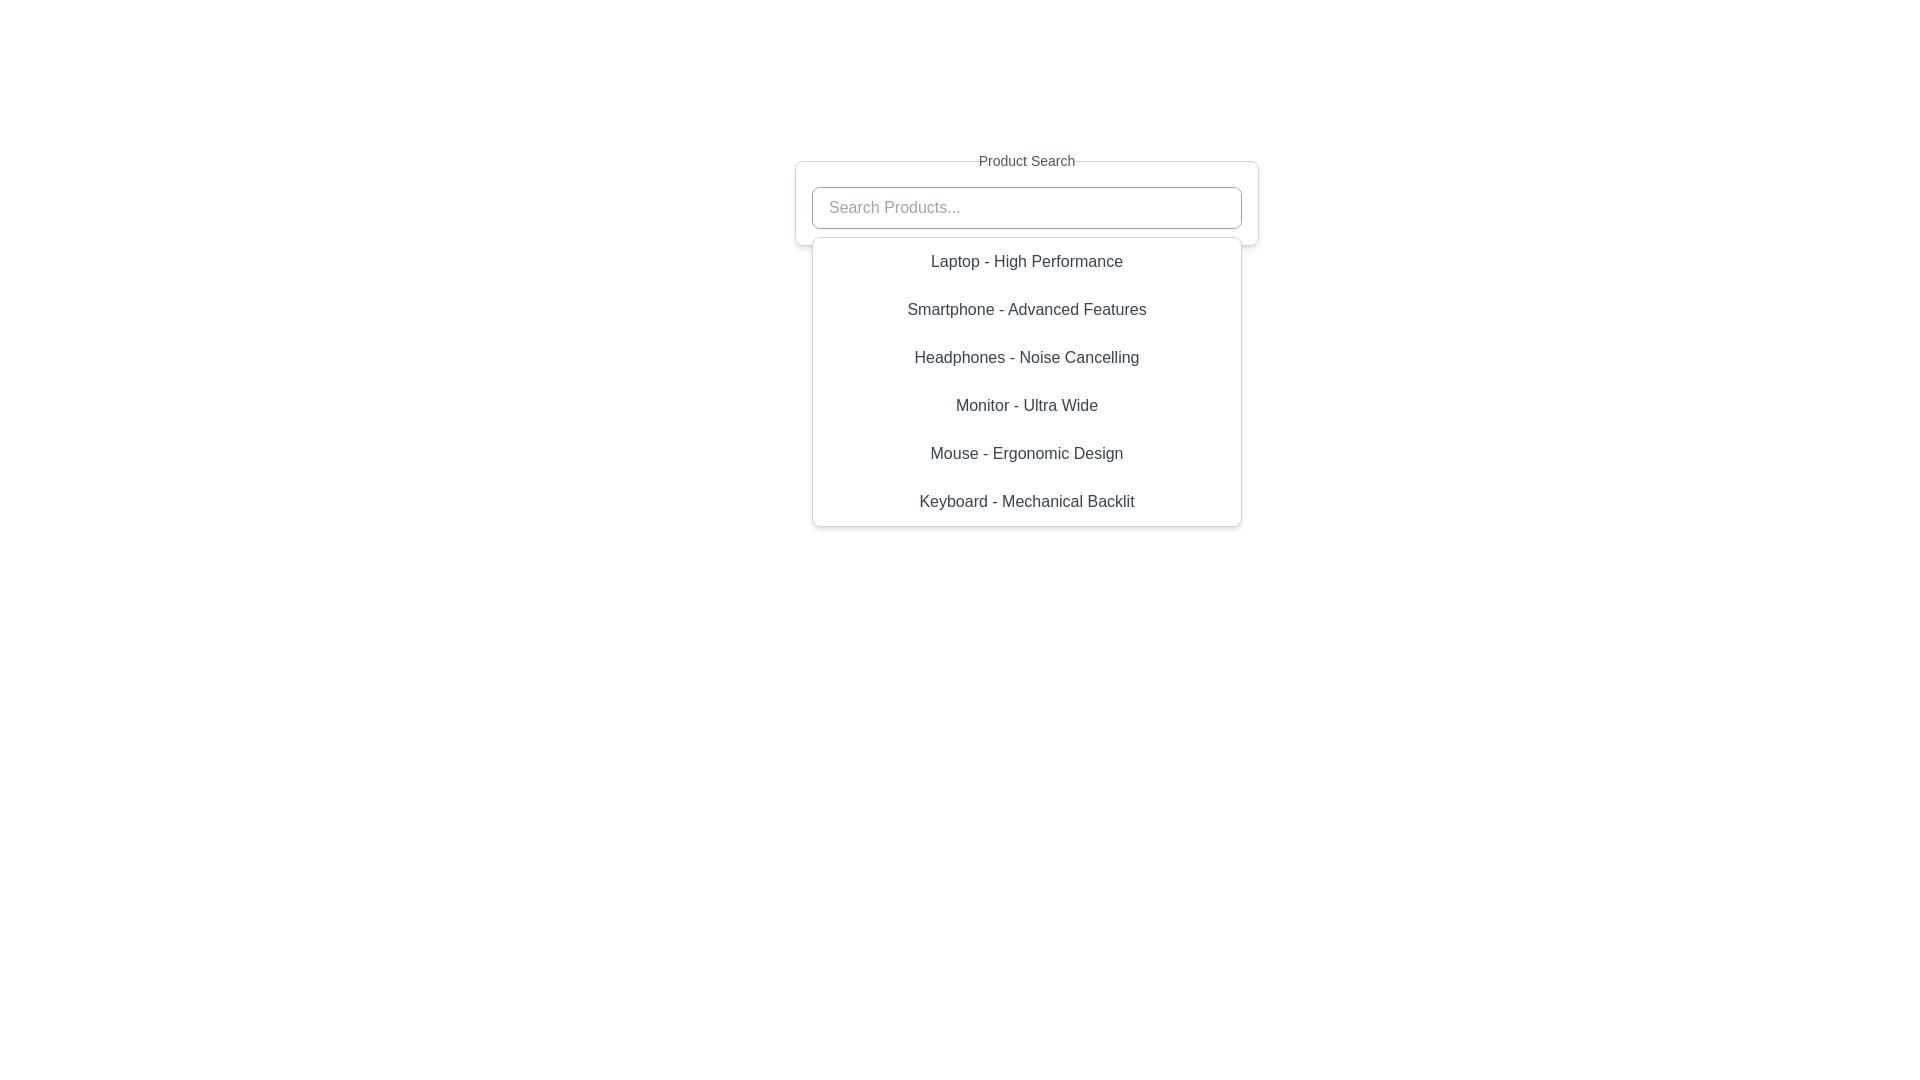  What do you see at coordinates (1027, 381) in the screenshot?
I see `the Dropdown menu positioned below the 'Search Products...' input box` at bounding box center [1027, 381].